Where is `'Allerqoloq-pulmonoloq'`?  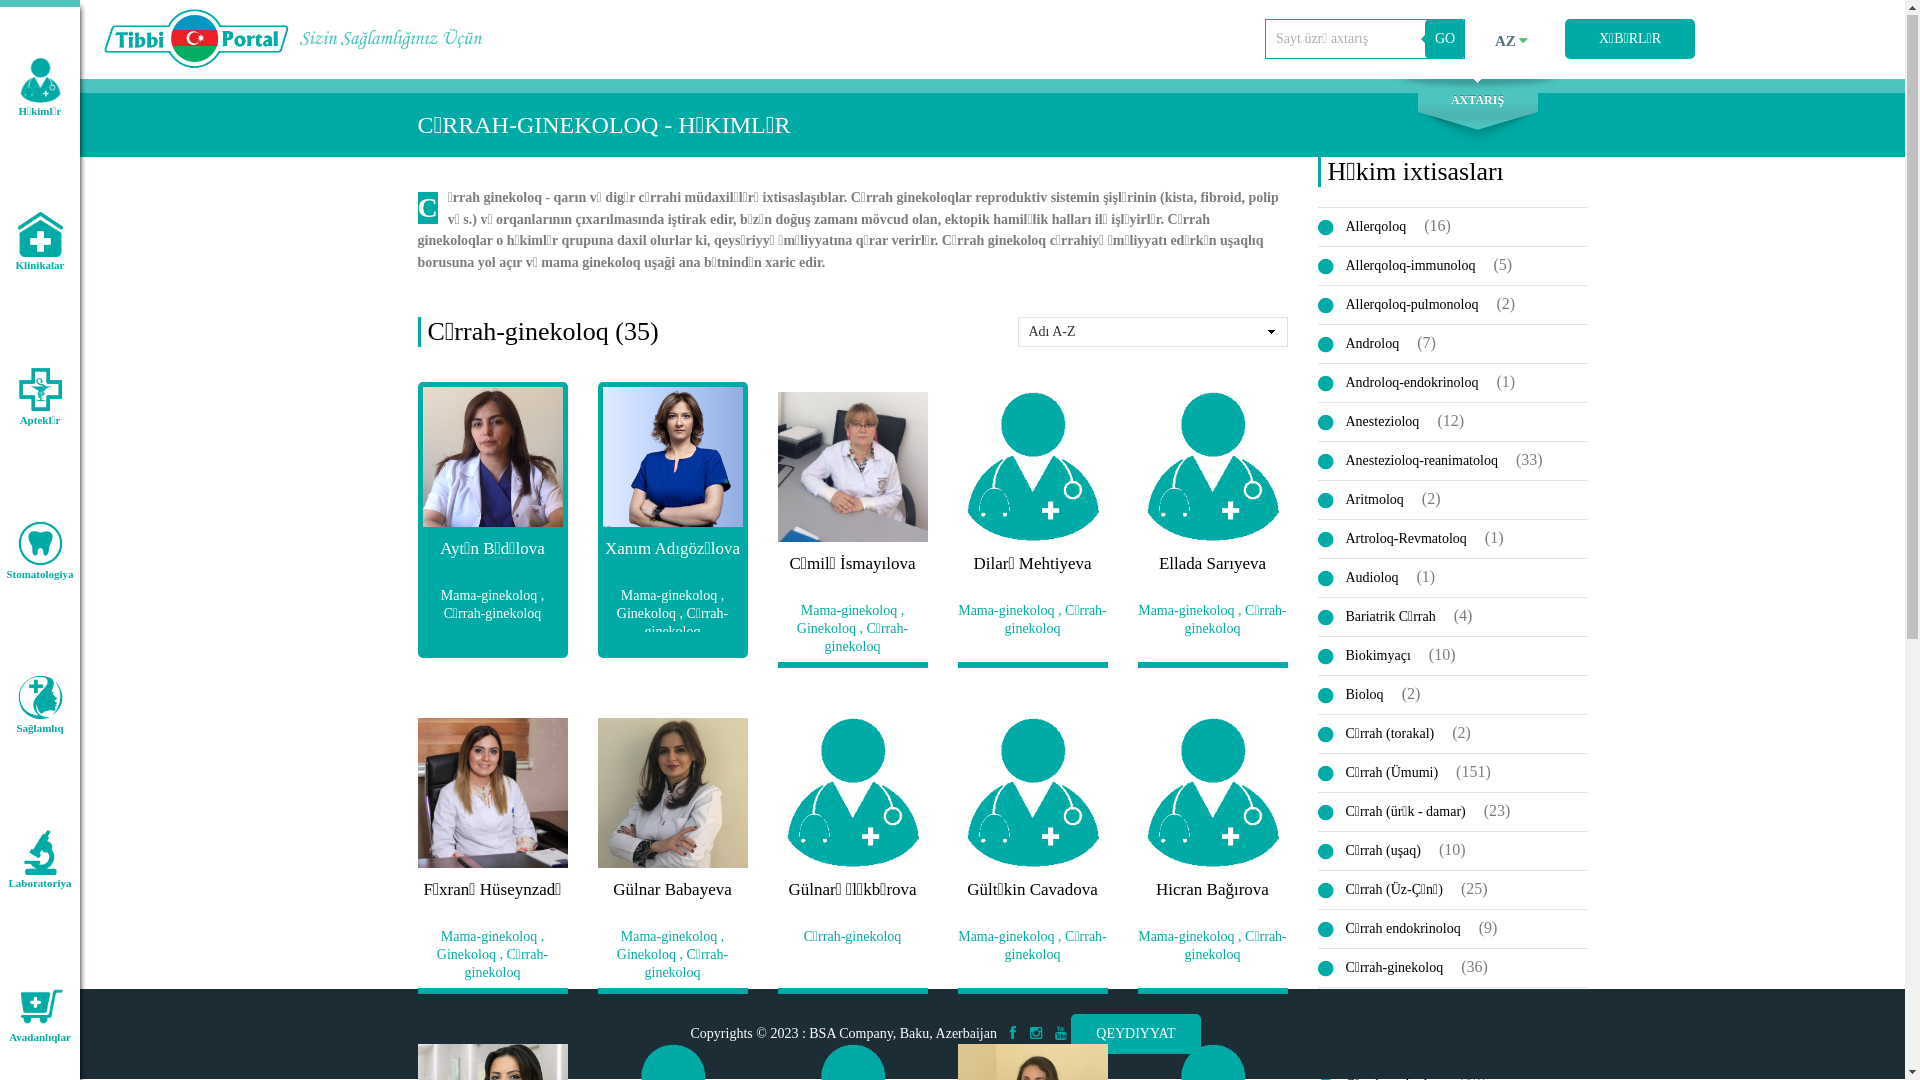 'Allerqoloq-pulmonoloq' is located at coordinates (1404, 305).